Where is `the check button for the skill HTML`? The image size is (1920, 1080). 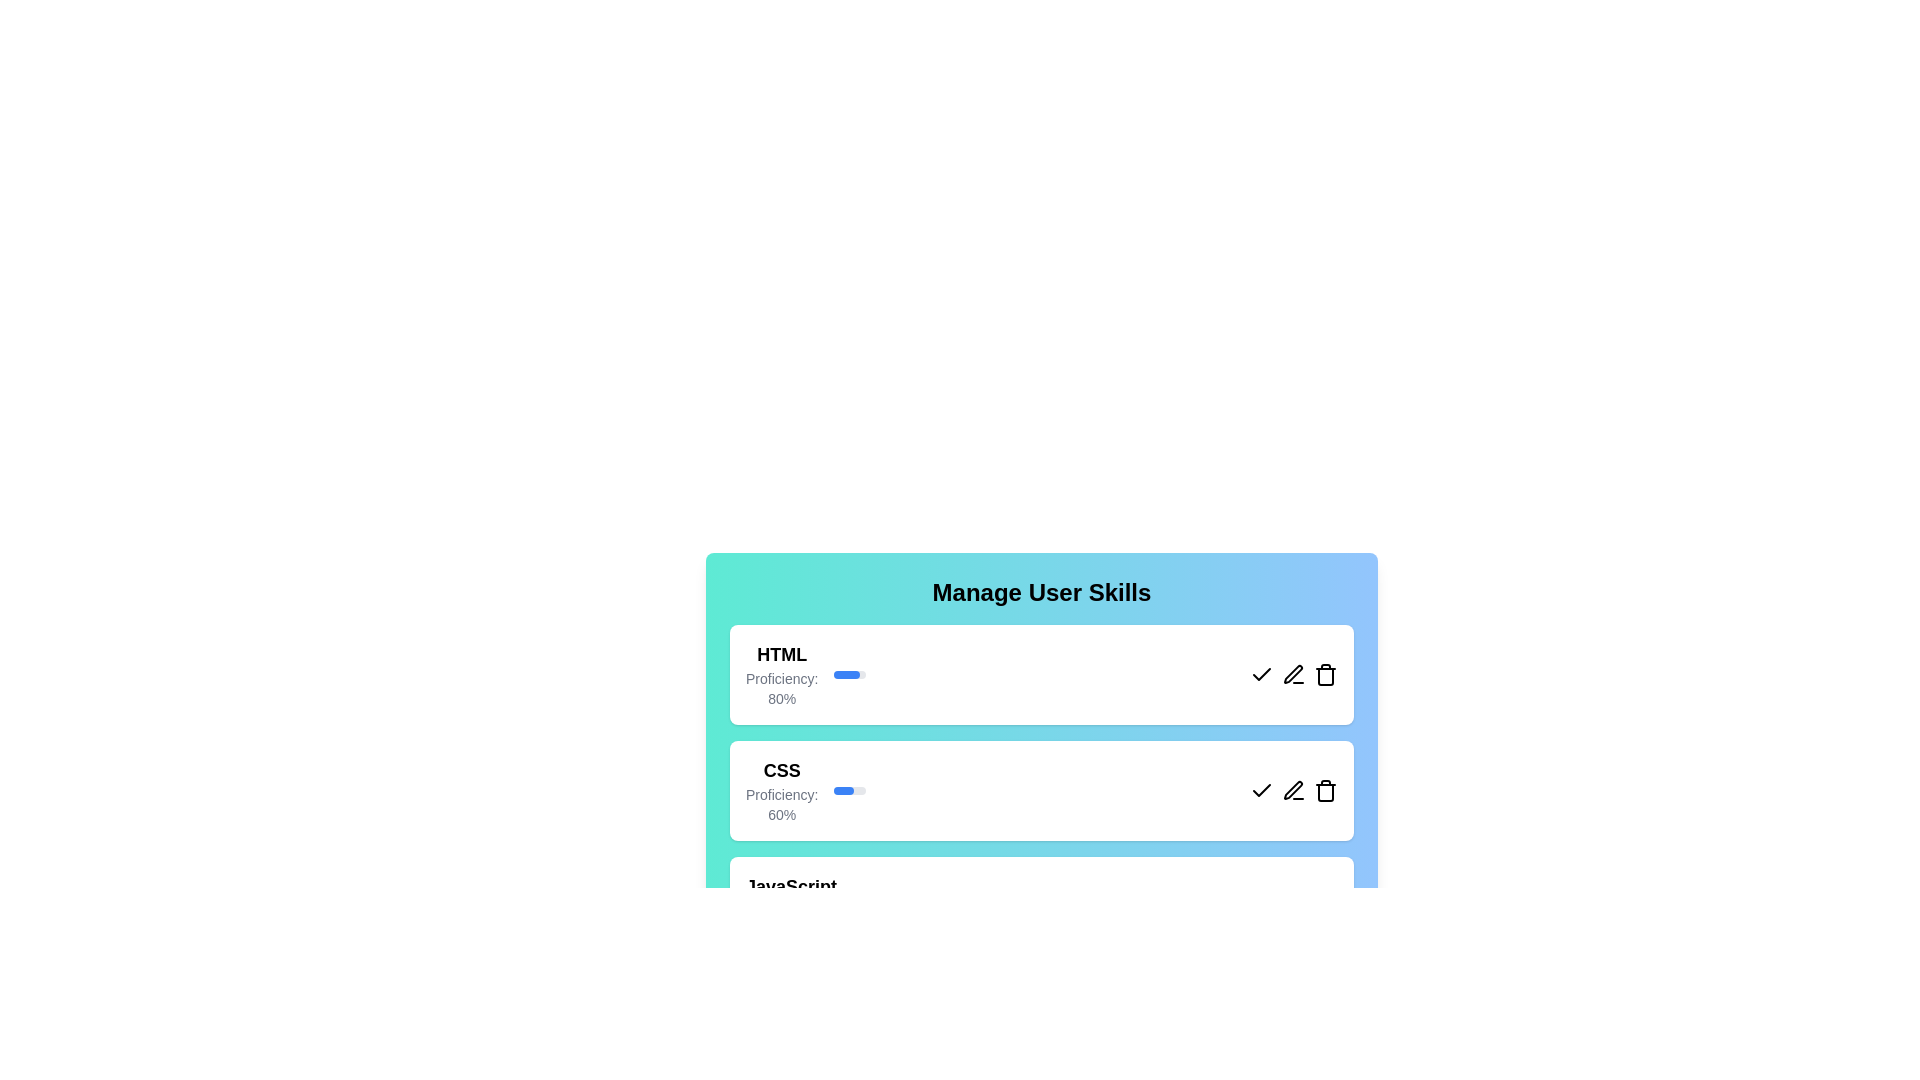 the check button for the skill HTML is located at coordinates (1261, 675).